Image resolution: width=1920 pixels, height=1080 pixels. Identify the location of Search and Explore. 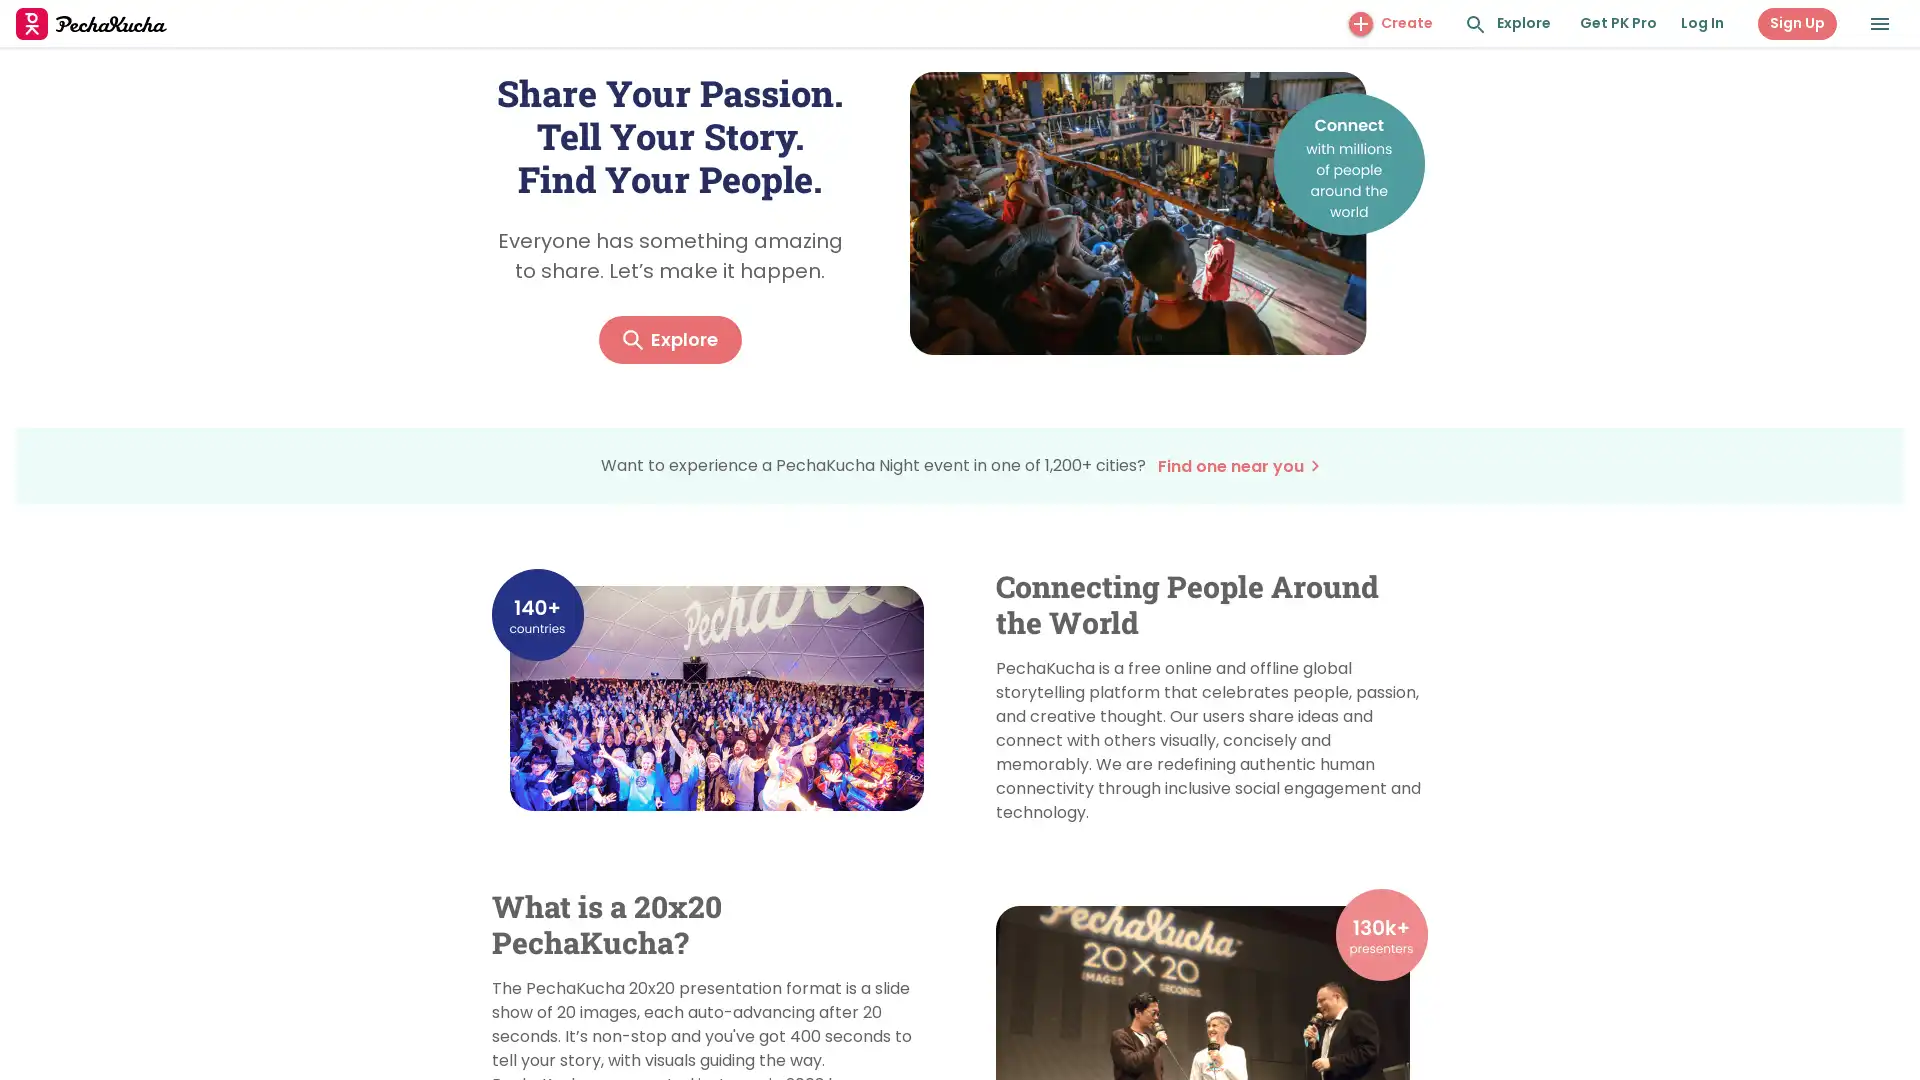
(1476, 24).